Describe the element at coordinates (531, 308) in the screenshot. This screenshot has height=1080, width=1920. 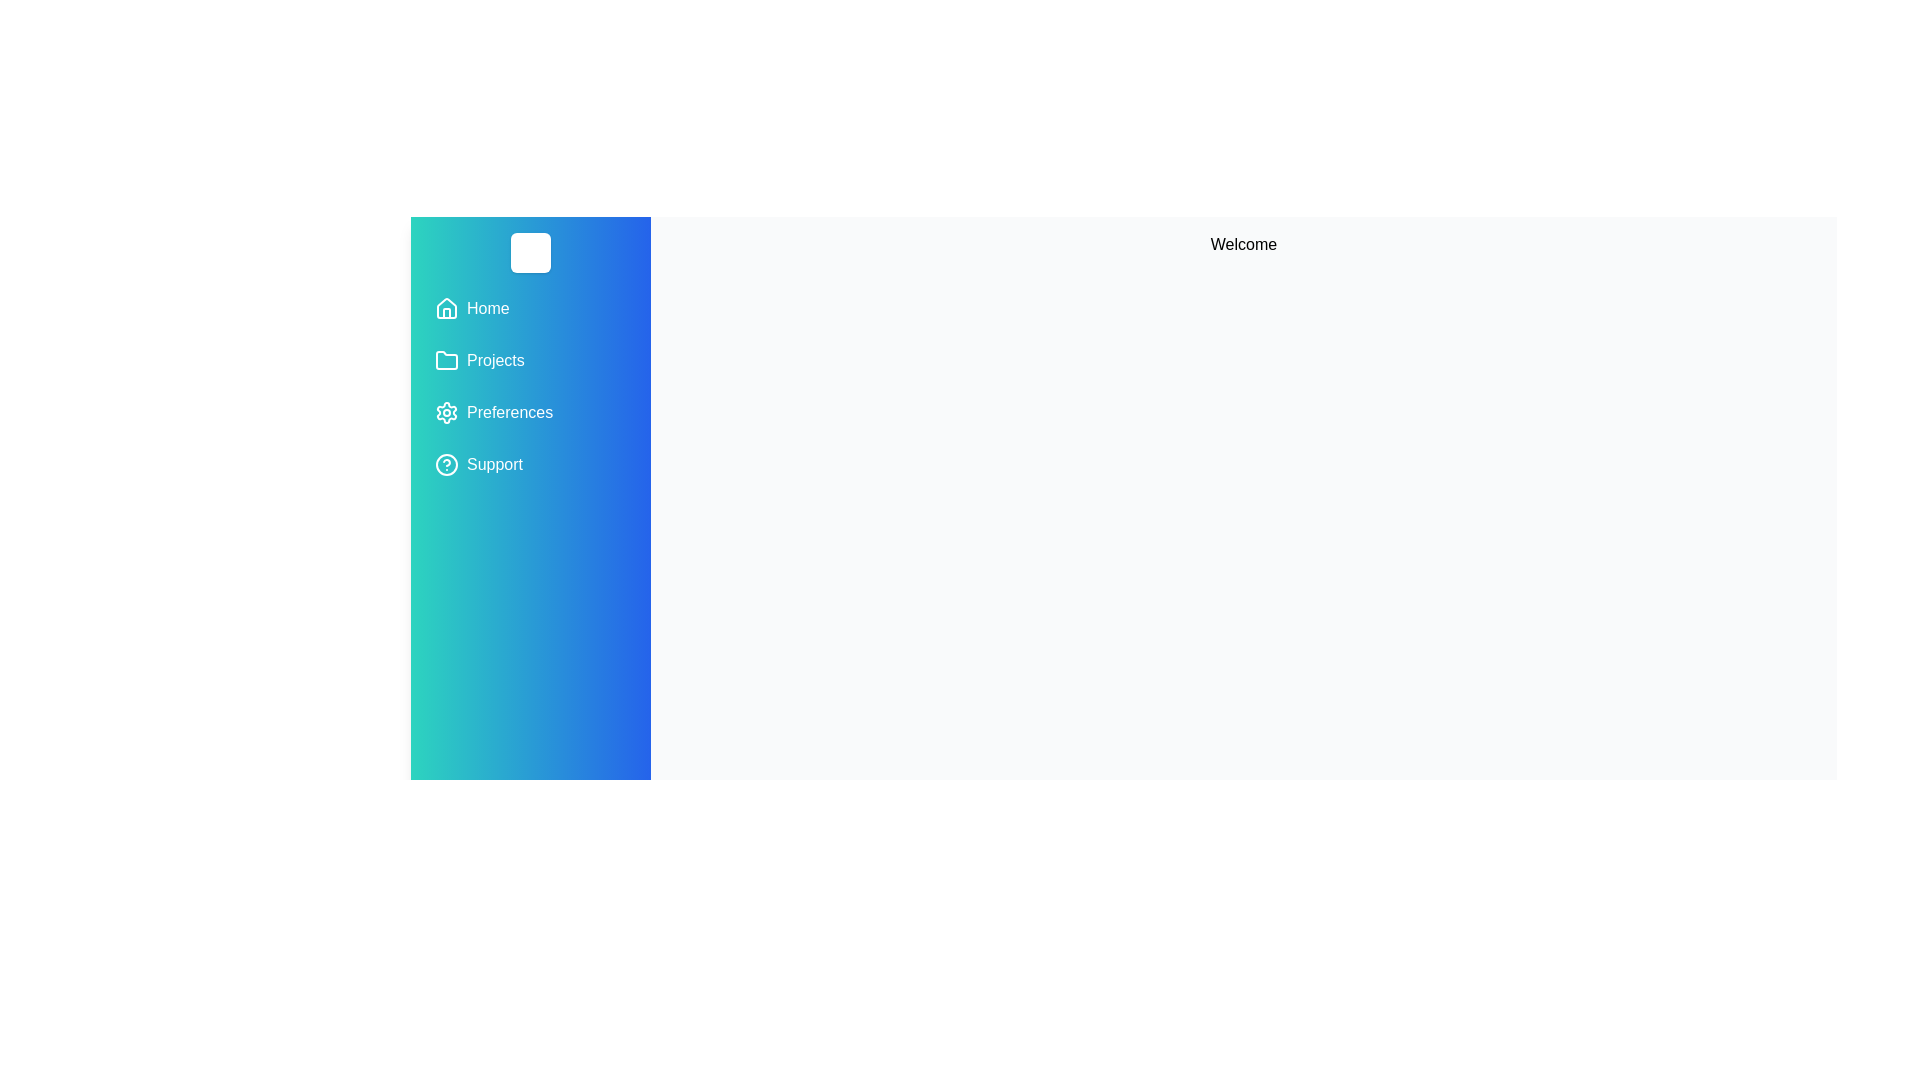
I see `the menu item Home` at that location.